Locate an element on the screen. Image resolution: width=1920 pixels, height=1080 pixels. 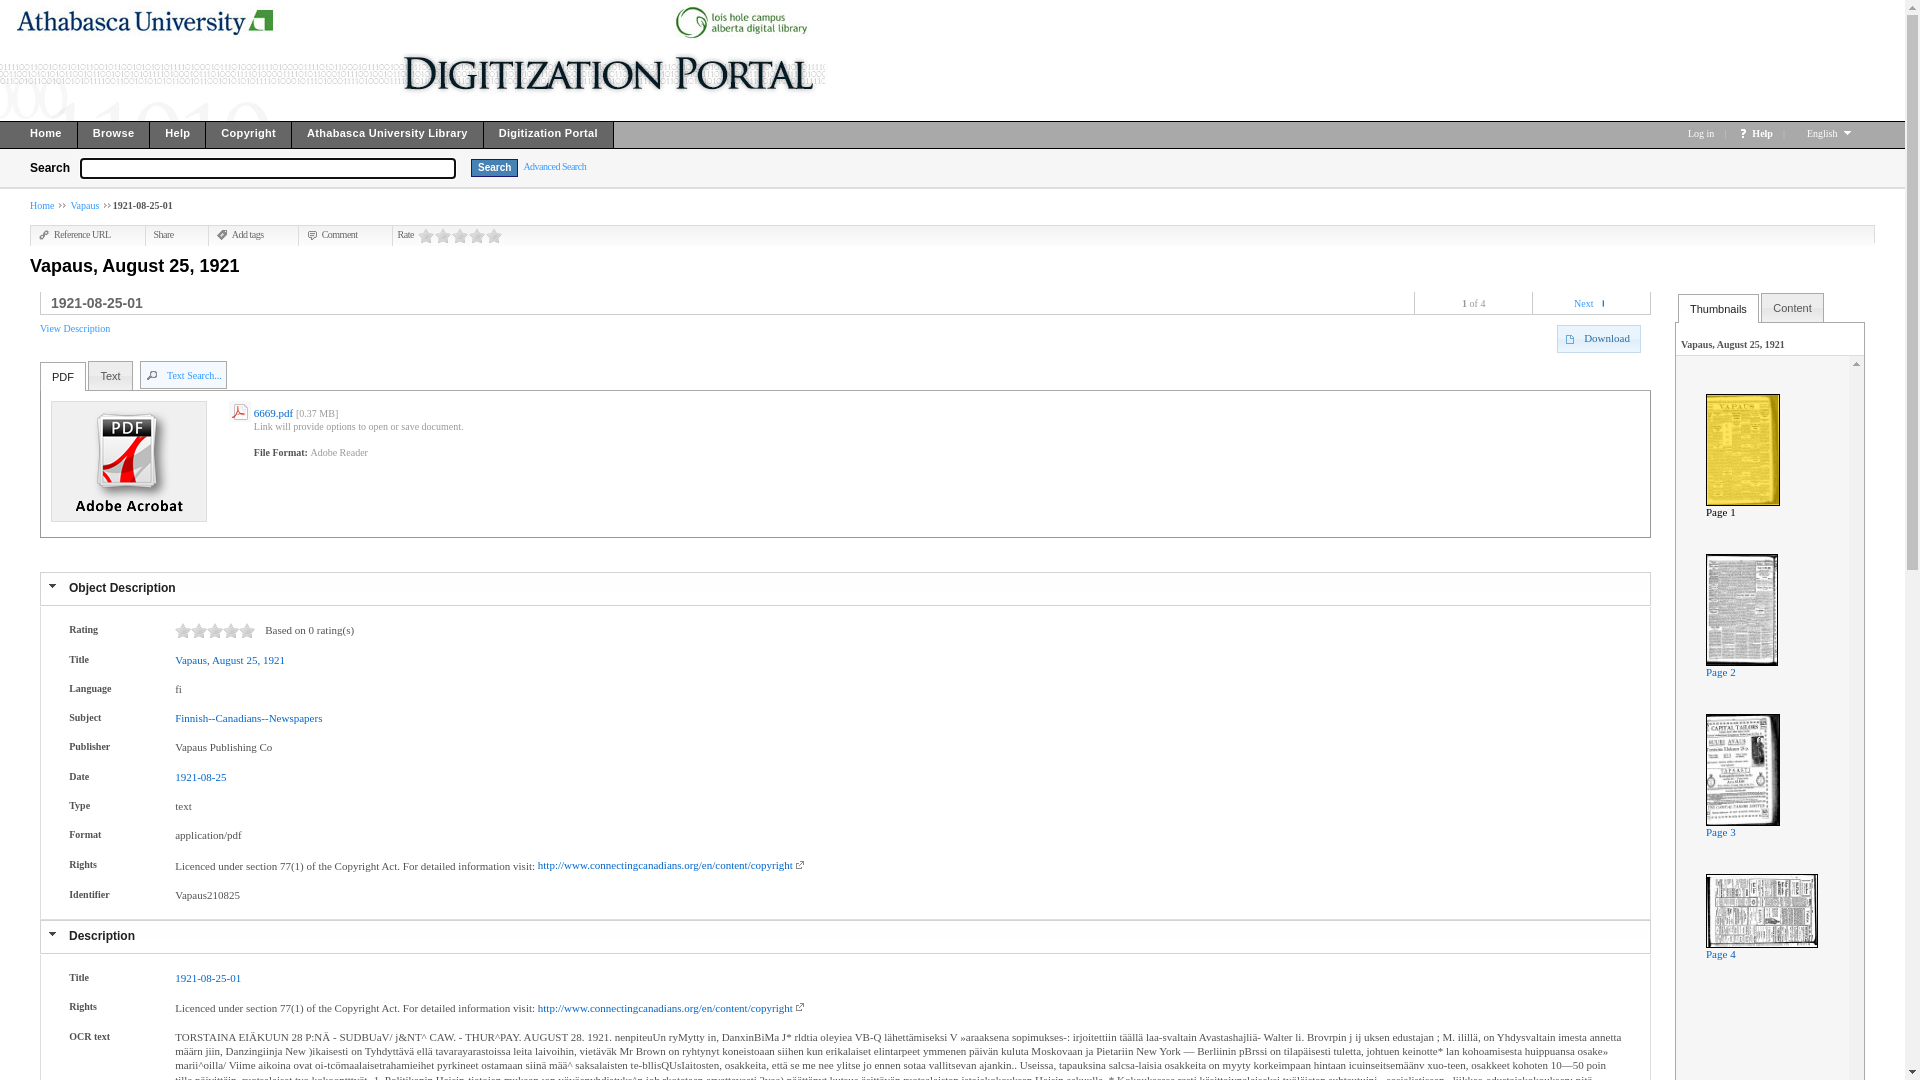
'Comment' is located at coordinates (332, 233).